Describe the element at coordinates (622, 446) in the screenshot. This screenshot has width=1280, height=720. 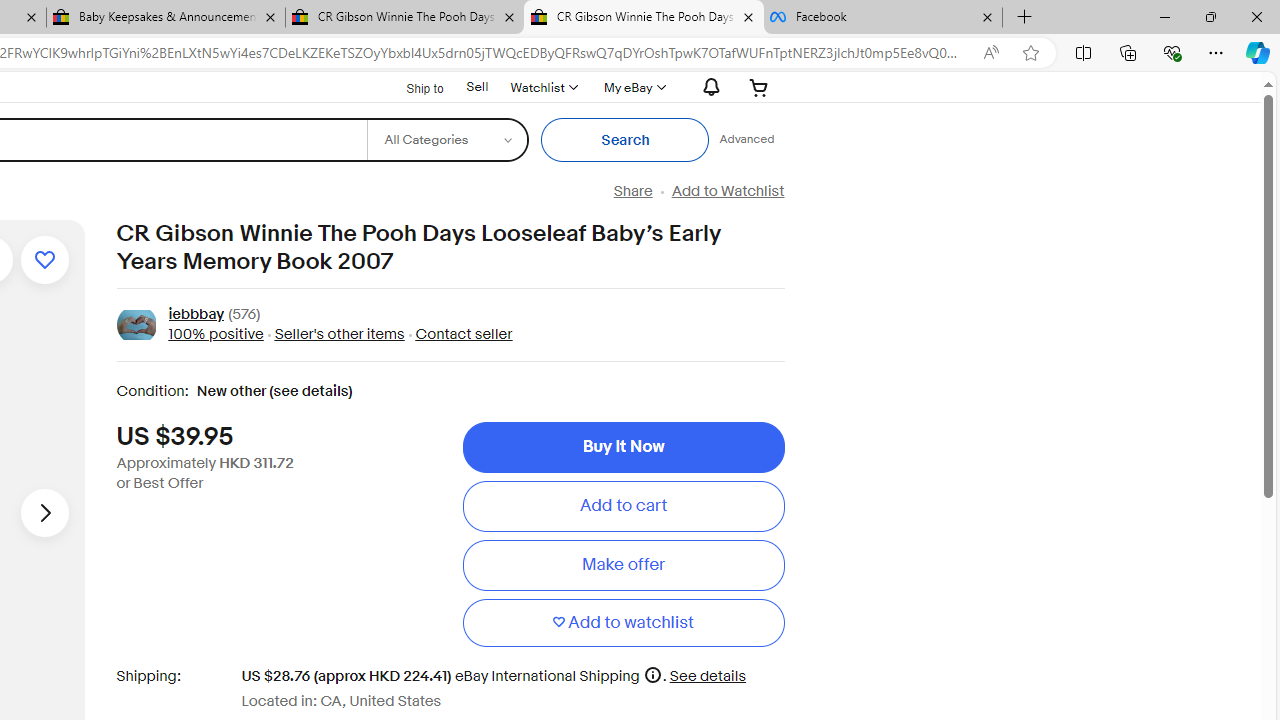
I see `'Buy It Now'` at that location.